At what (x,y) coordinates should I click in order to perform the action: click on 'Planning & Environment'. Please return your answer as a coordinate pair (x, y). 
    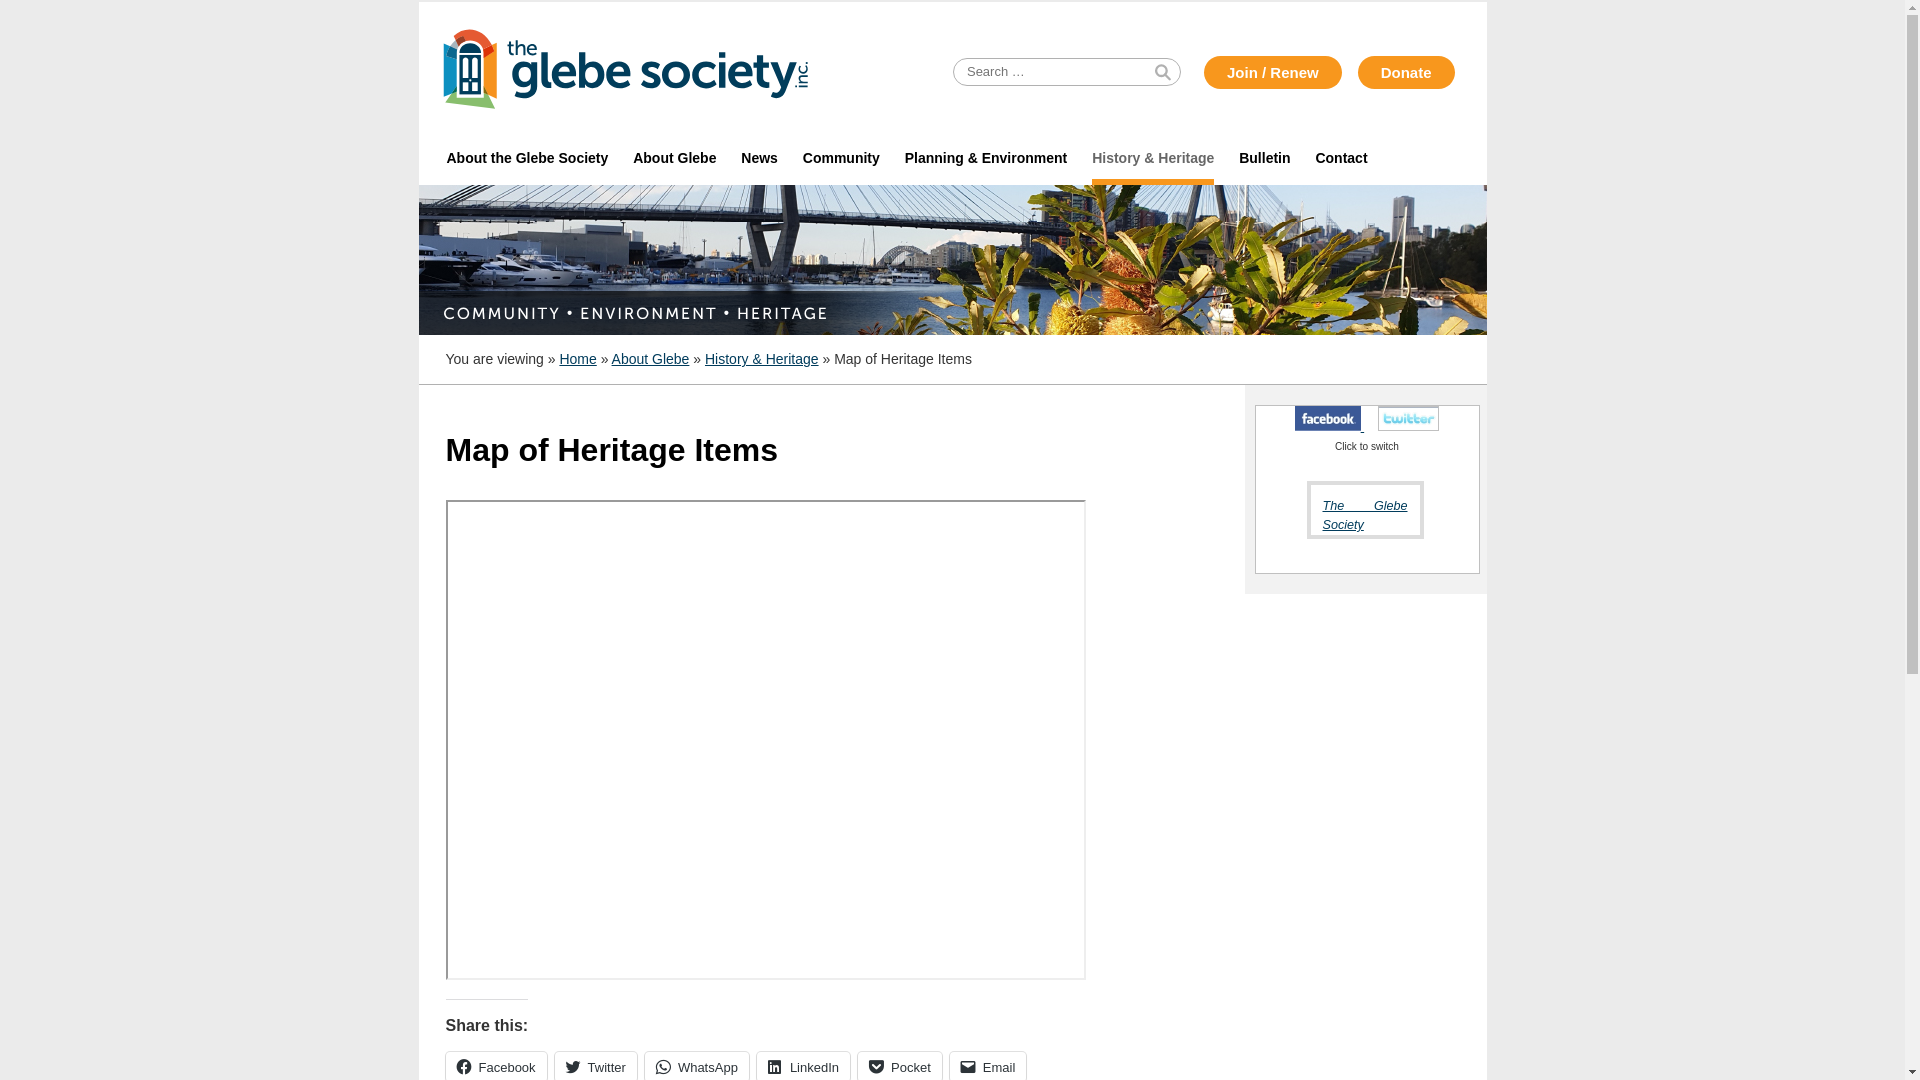
    Looking at the image, I should click on (985, 157).